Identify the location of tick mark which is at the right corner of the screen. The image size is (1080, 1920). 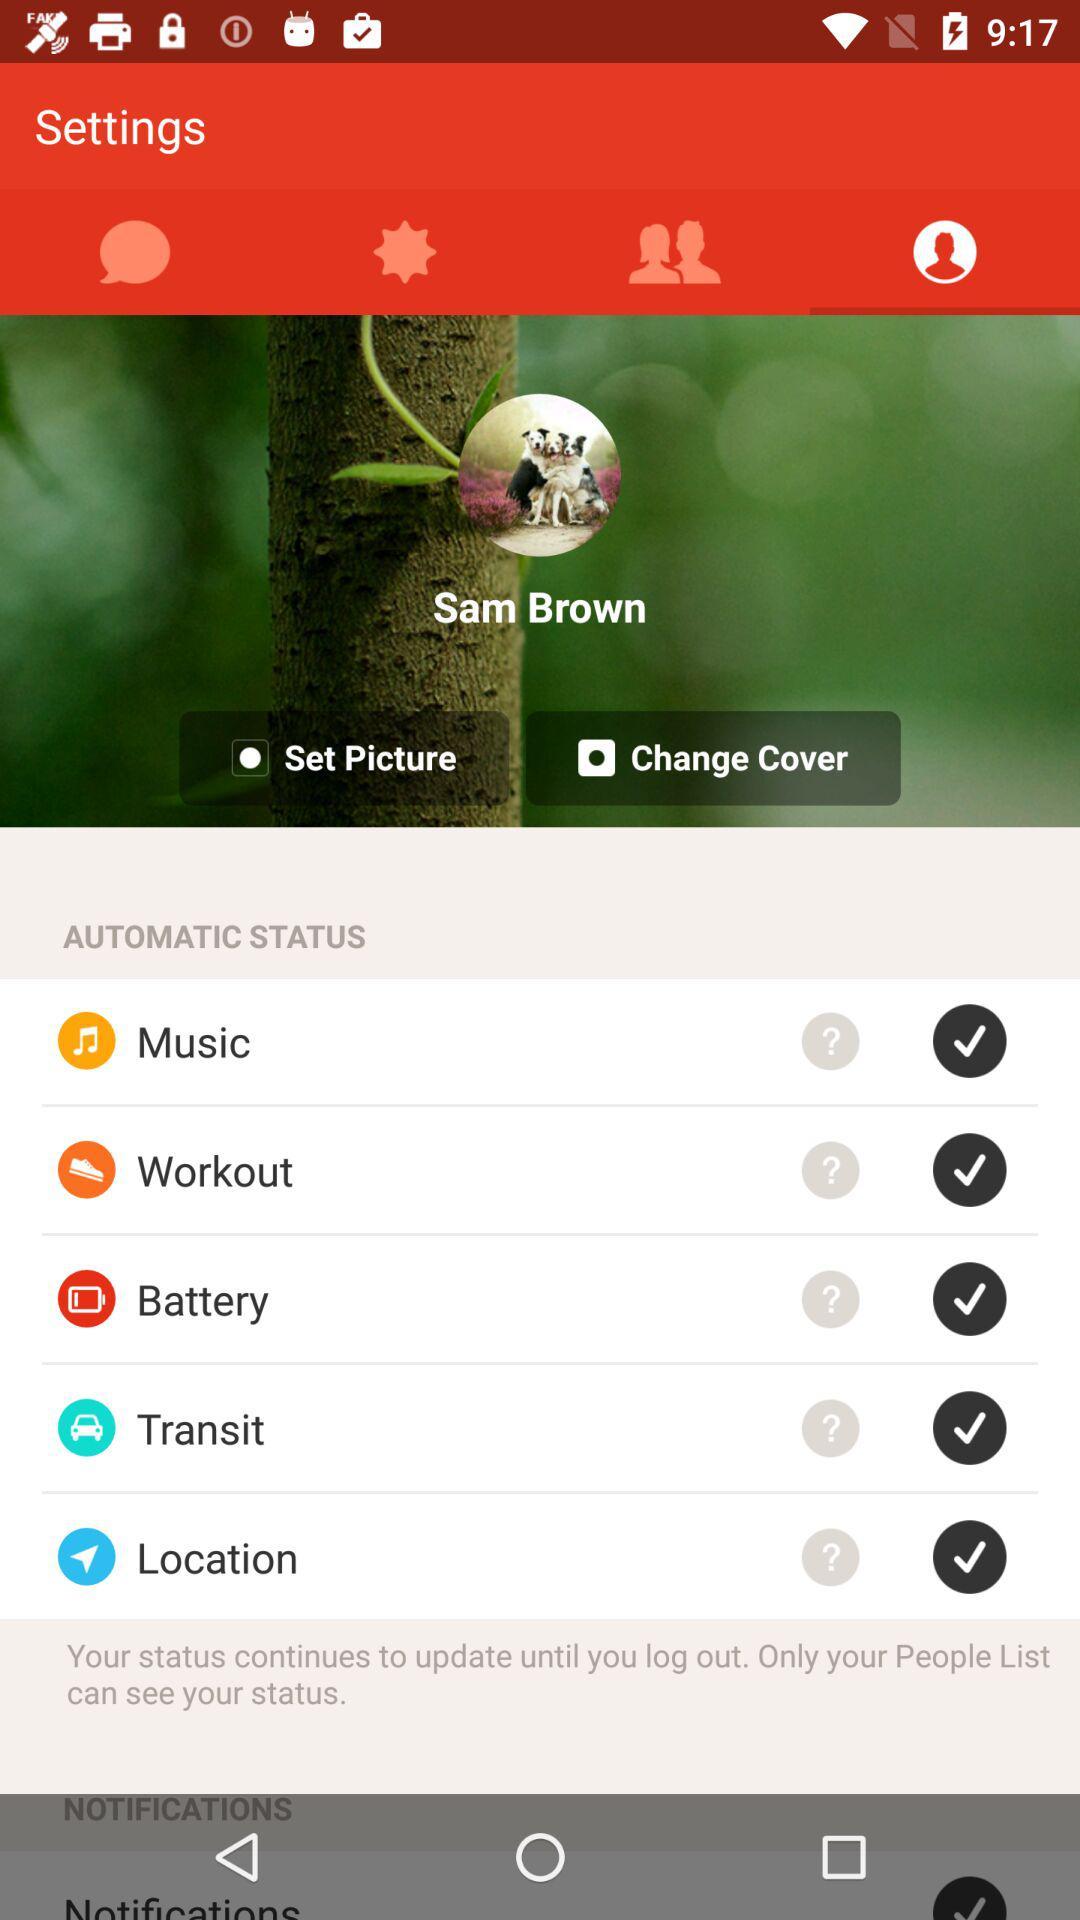
(984, 1884).